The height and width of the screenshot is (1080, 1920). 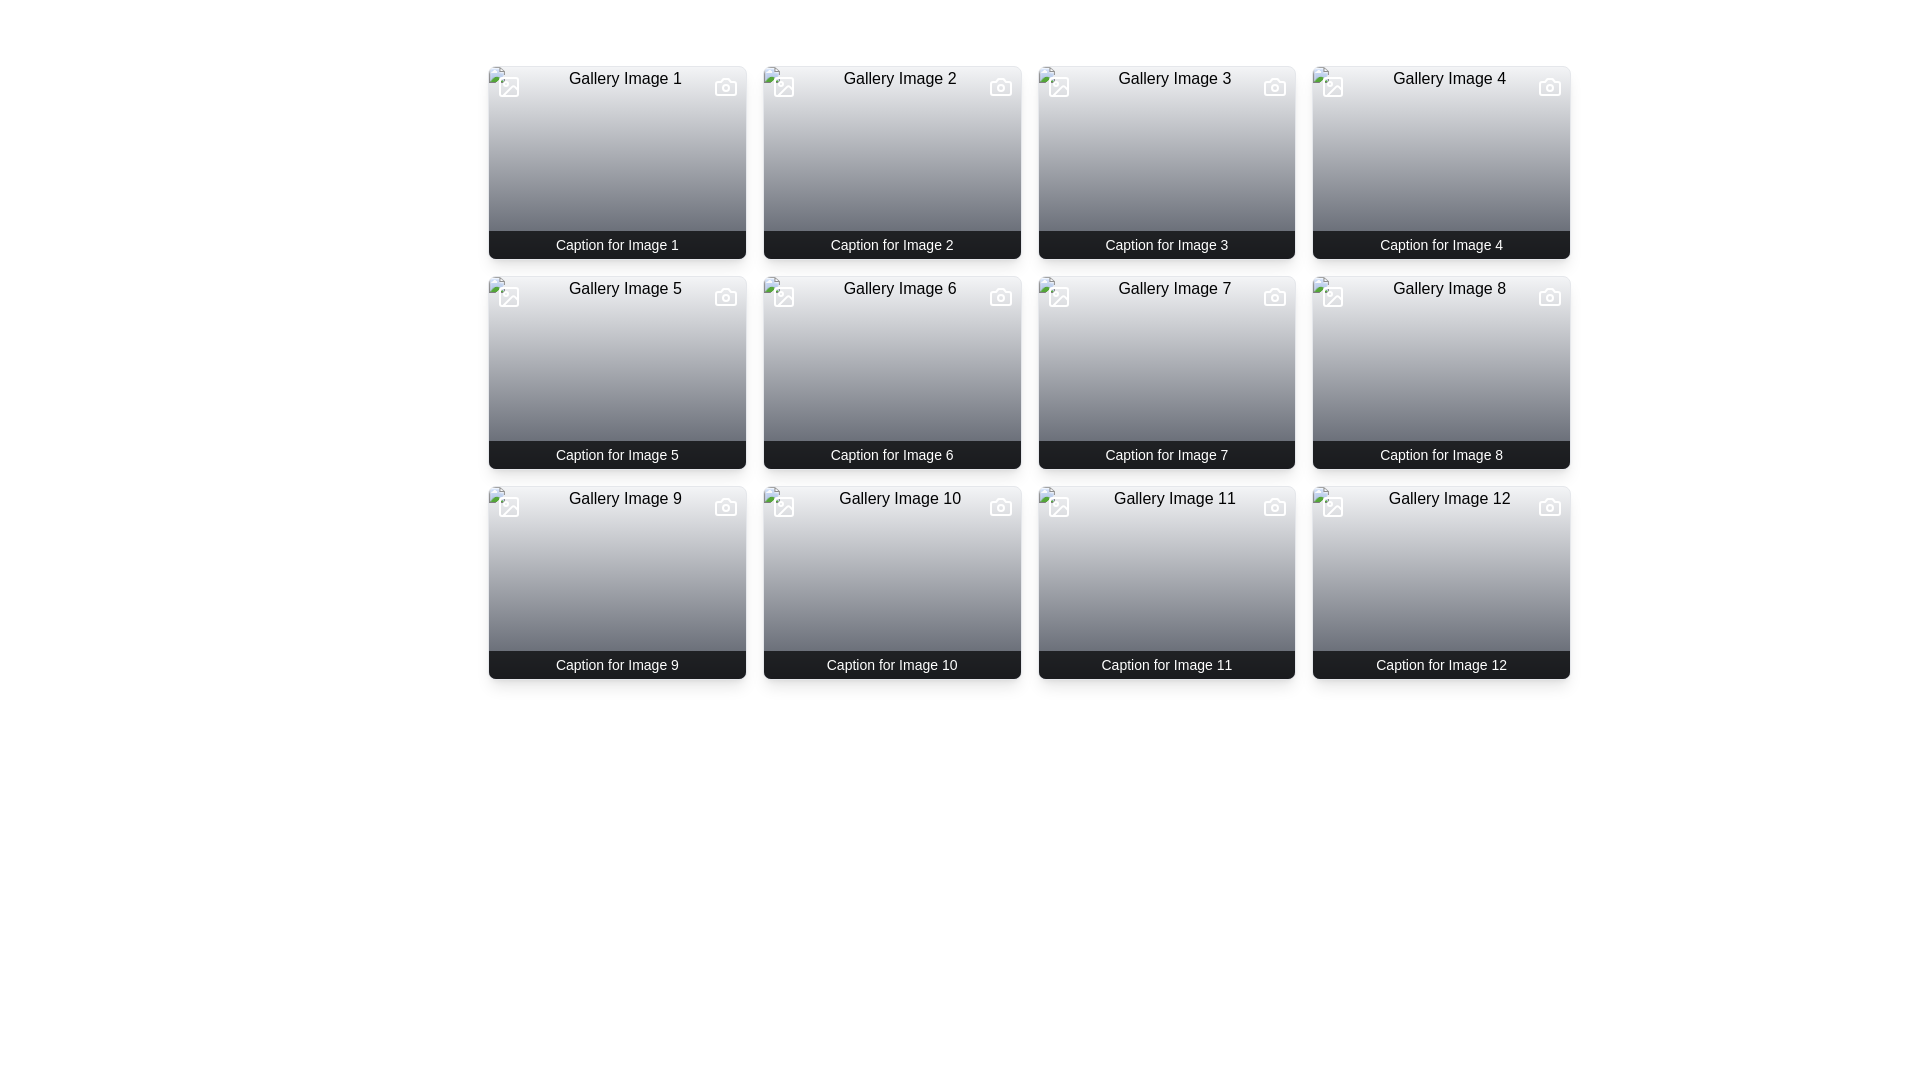 What do you see at coordinates (1333, 505) in the screenshot?
I see `the icon located at the top-left corner of the gallery item labeled 'Caption for Image 12'` at bounding box center [1333, 505].